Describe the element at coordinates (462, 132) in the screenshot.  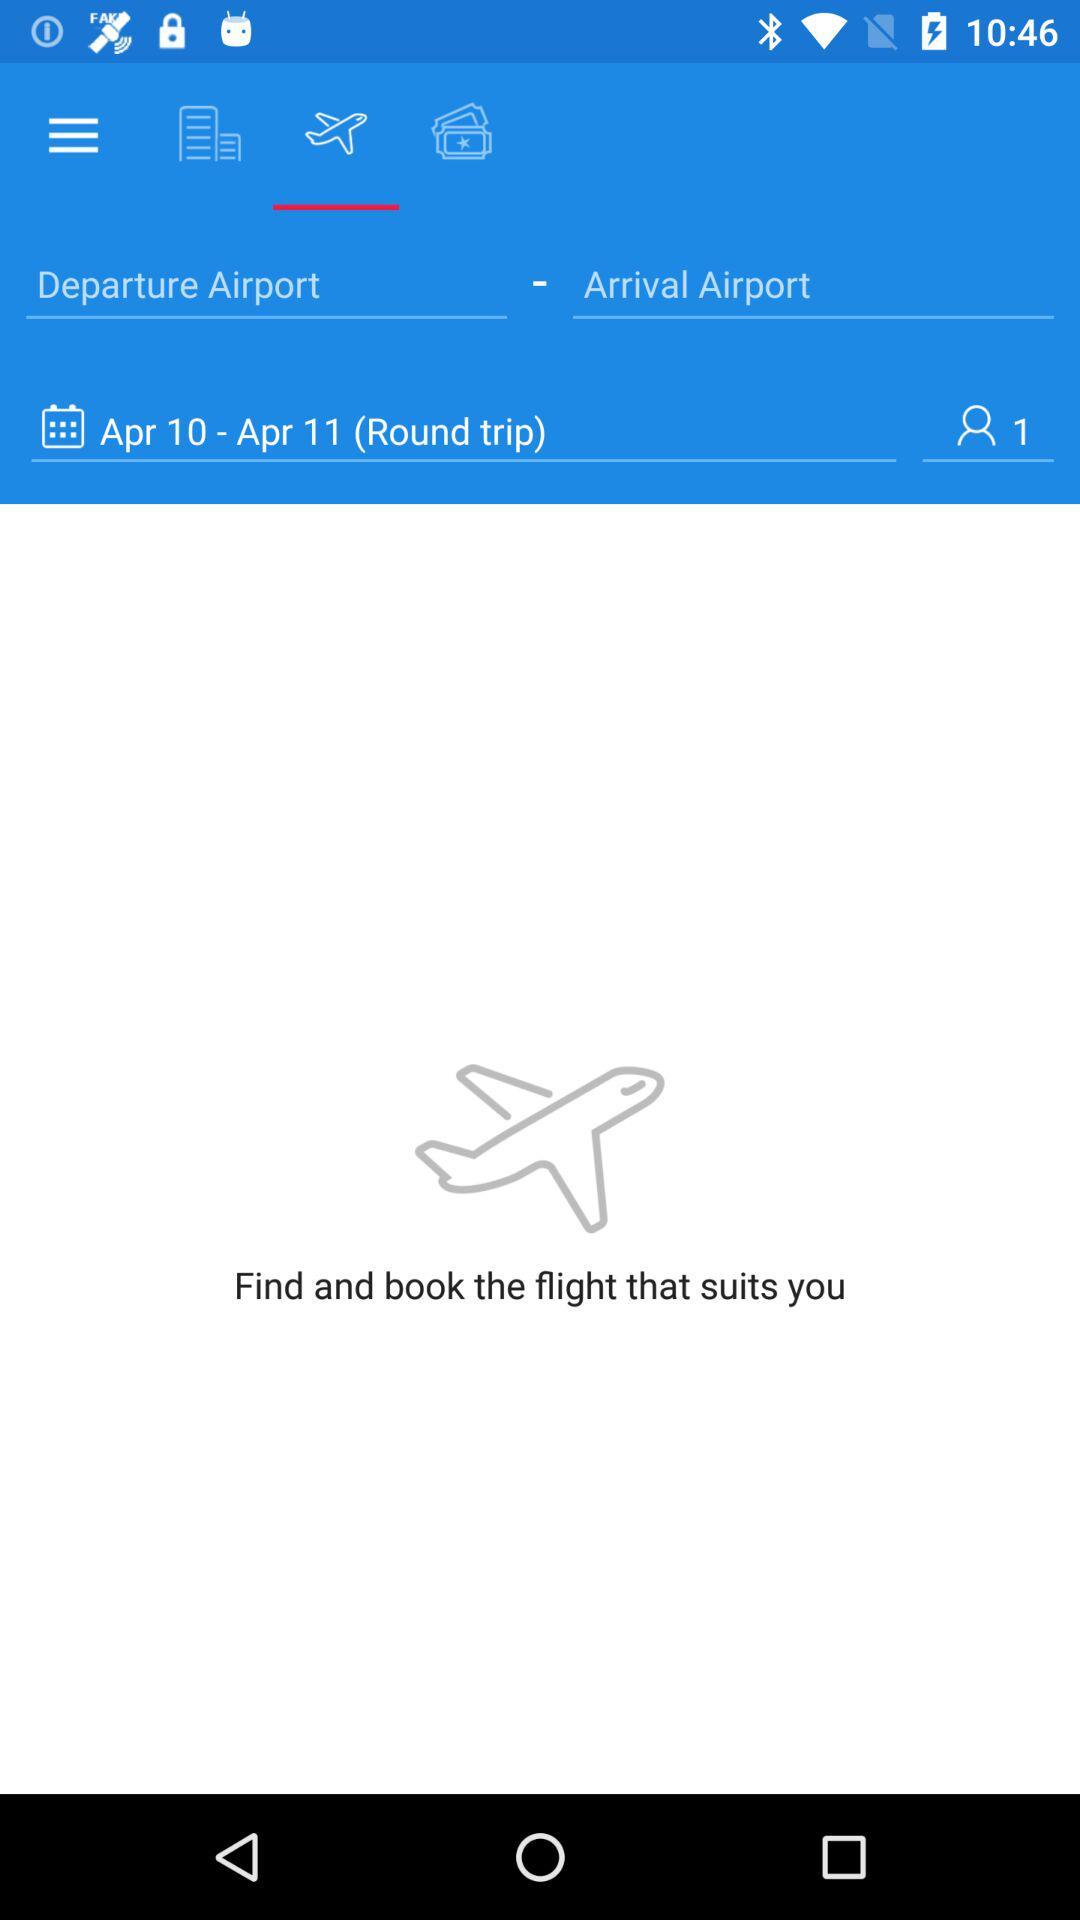
I see `the icon right to flight icon` at that location.